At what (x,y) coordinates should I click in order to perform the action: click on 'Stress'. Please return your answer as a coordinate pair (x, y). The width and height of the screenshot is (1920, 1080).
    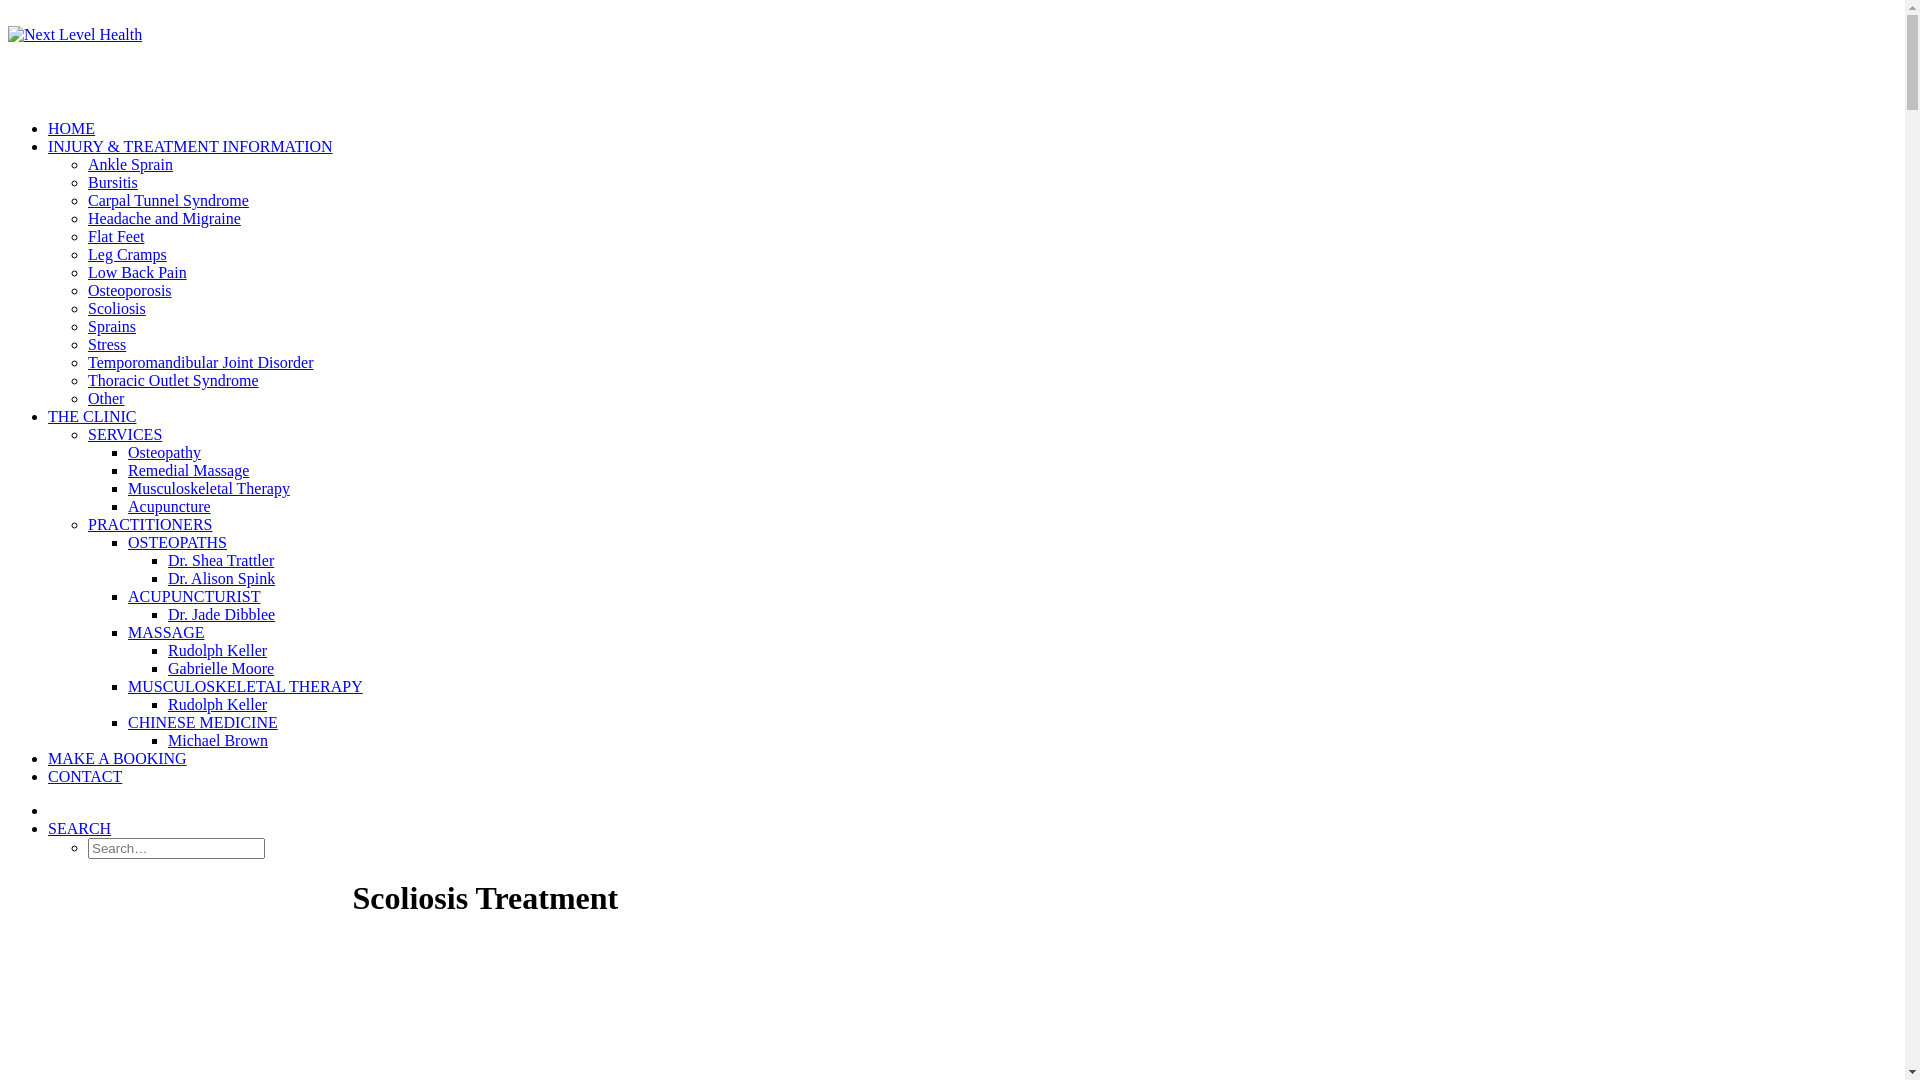
    Looking at the image, I should click on (105, 343).